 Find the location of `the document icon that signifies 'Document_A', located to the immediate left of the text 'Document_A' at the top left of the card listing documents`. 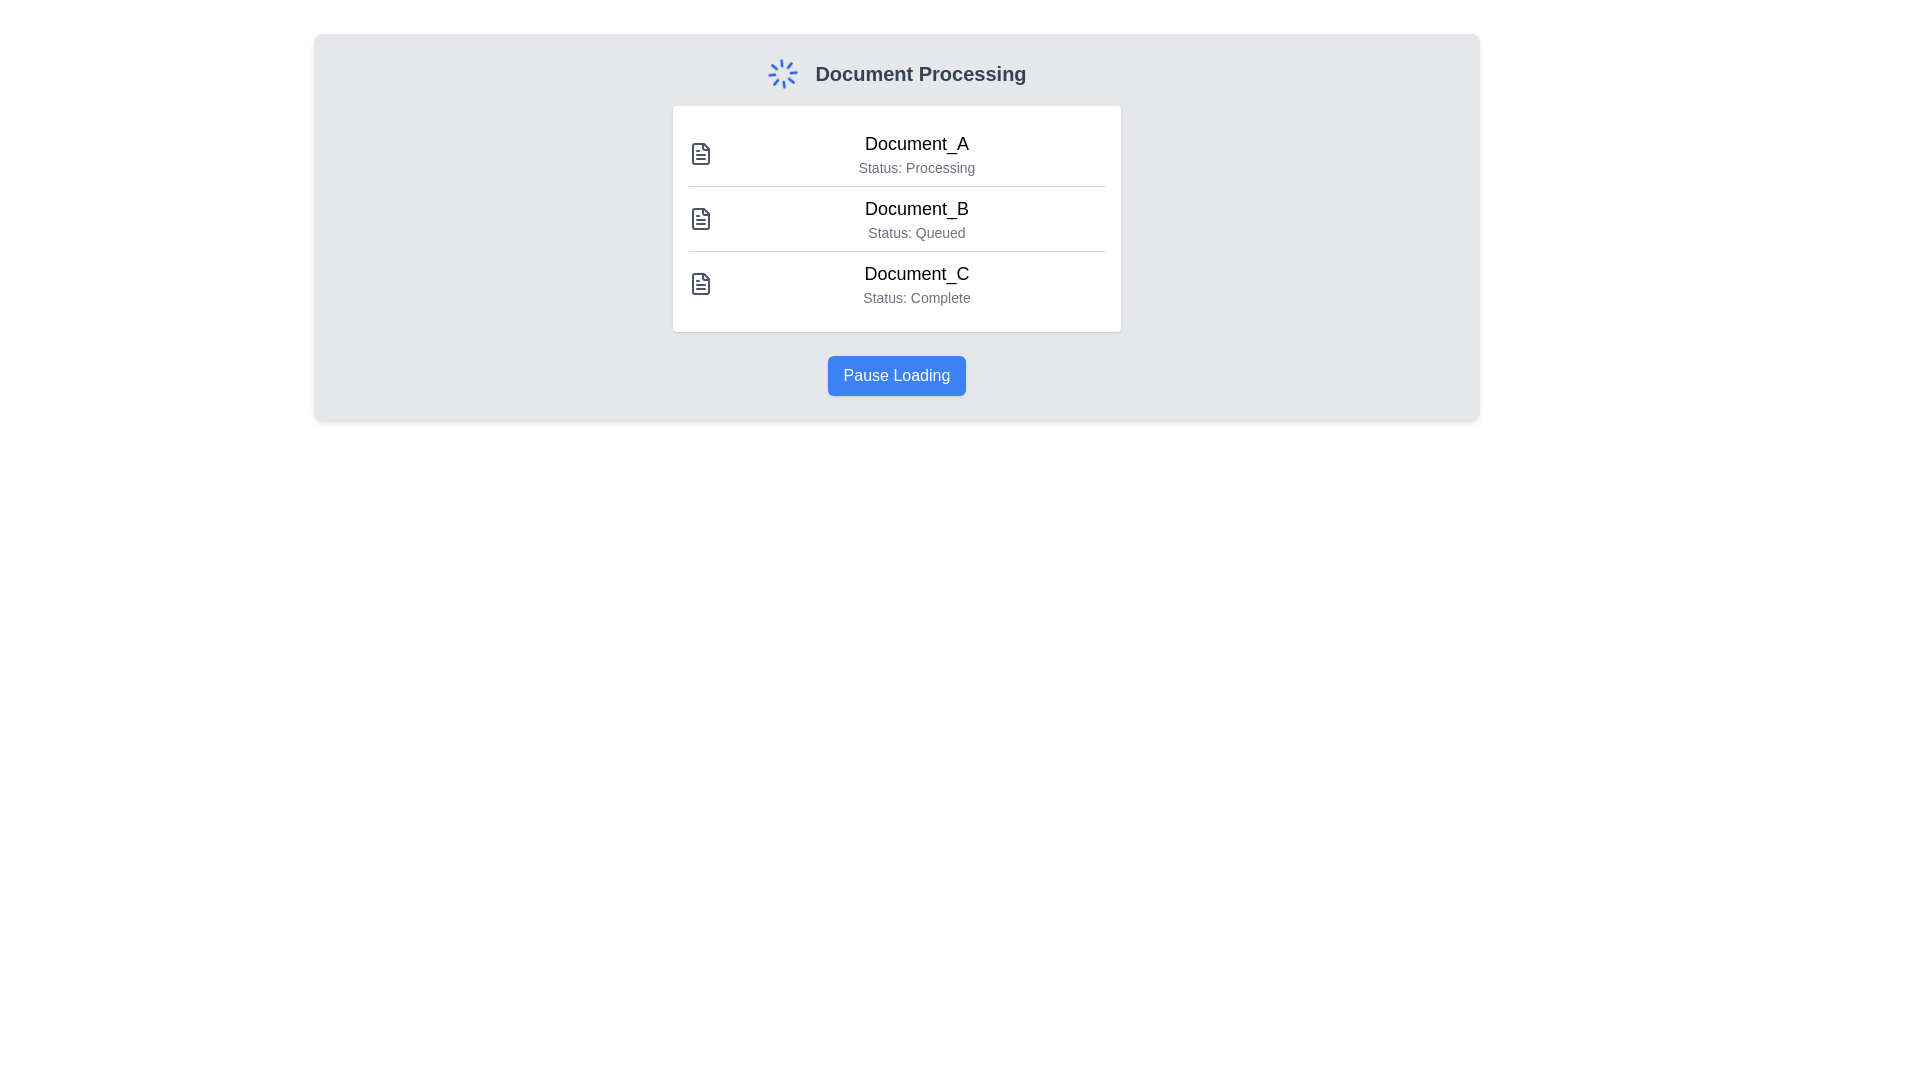

the document icon that signifies 'Document_A', located to the immediate left of the text 'Document_A' at the top left of the card listing documents is located at coordinates (700, 153).